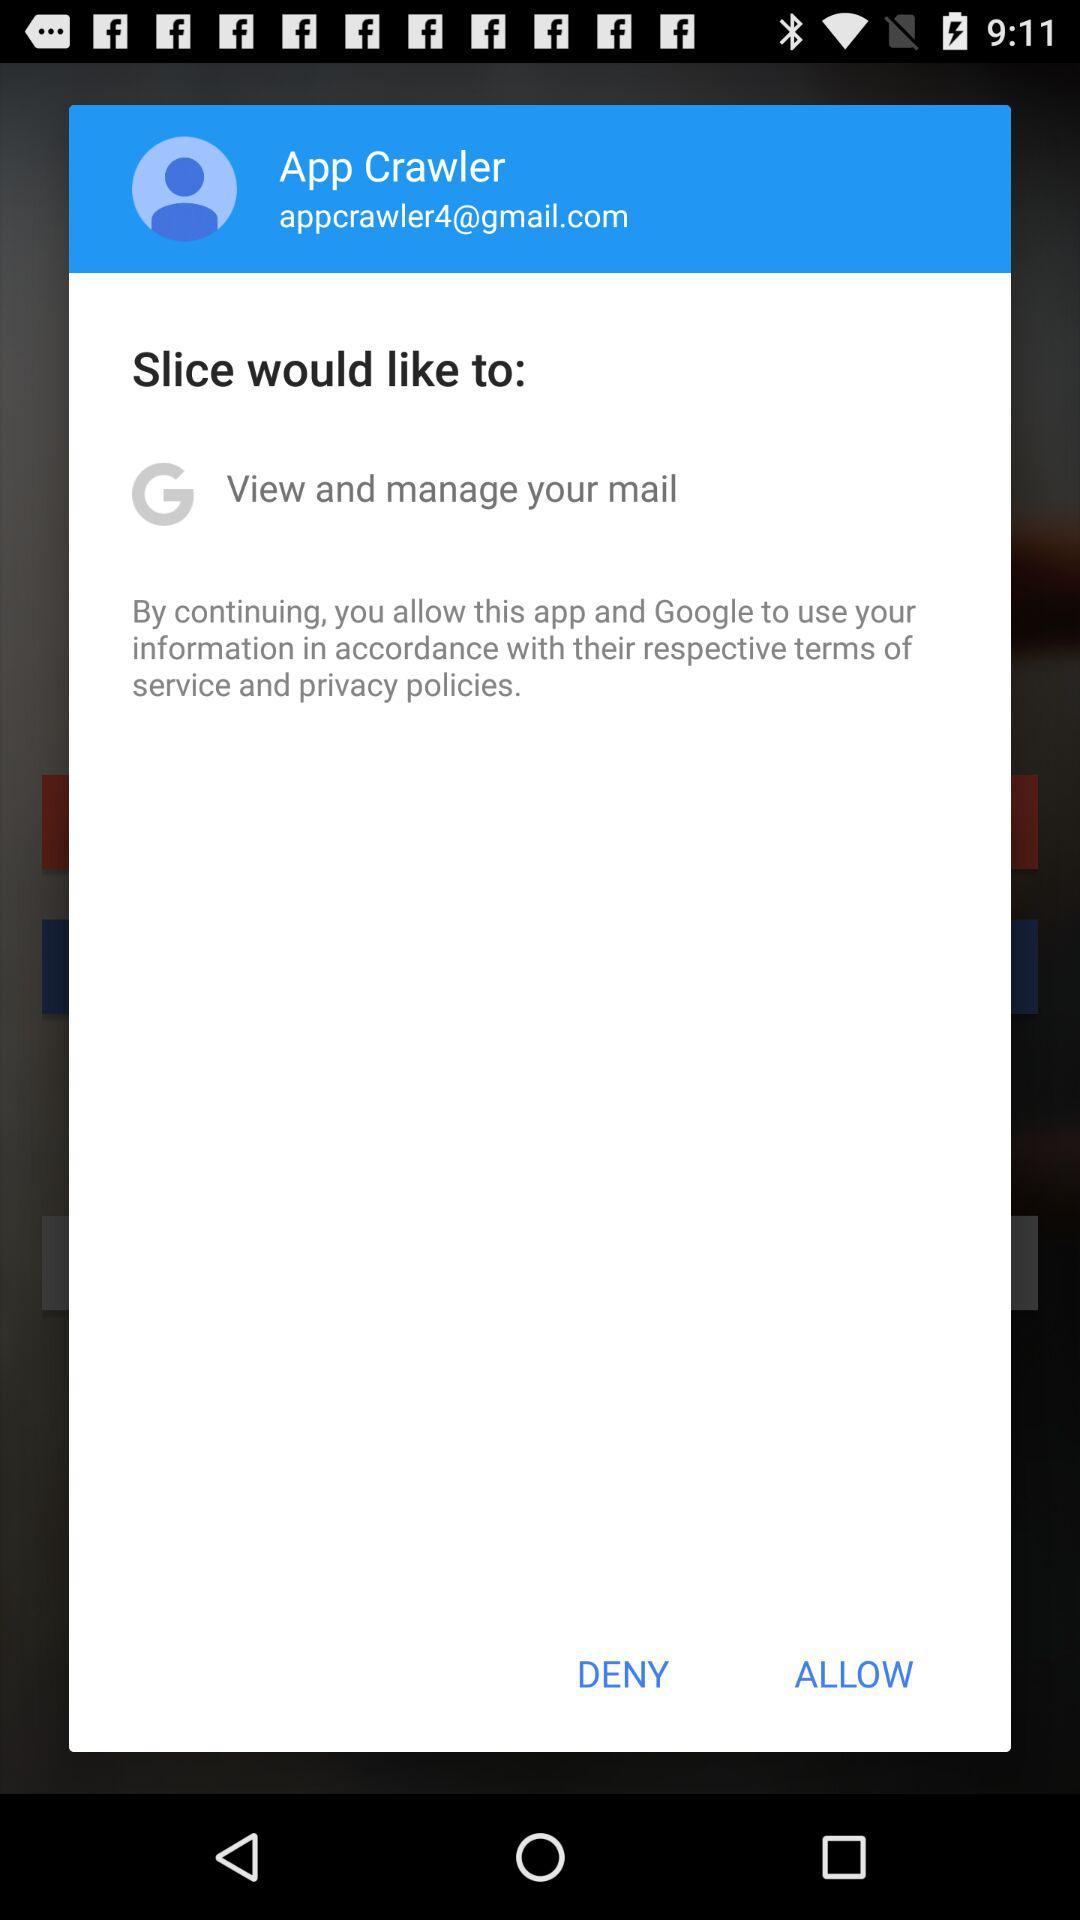 This screenshot has width=1080, height=1920. What do you see at coordinates (621, 1673) in the screenshot?
I see `icon to the left of the allow item` at bounding box center [621, 1673].